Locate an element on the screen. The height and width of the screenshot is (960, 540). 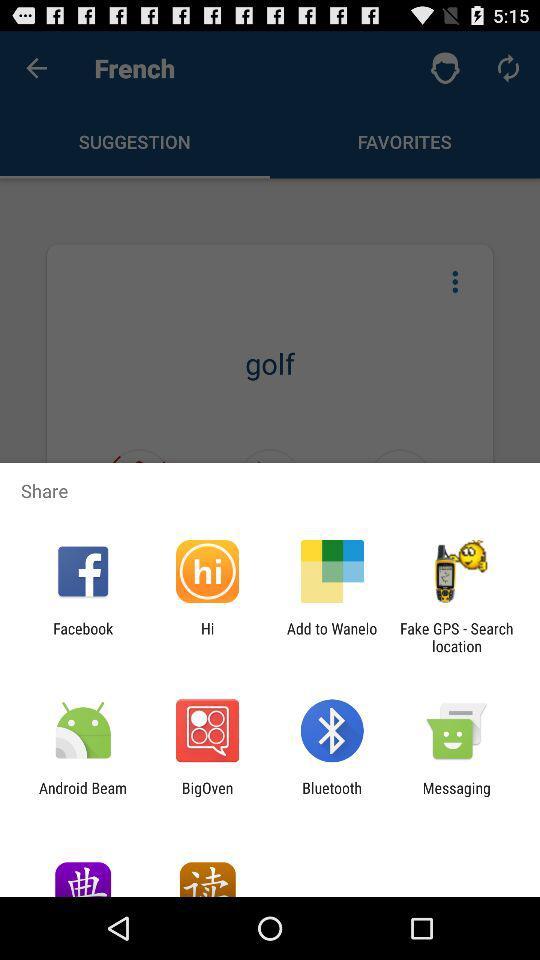
the app next to bigoven icon is located at coordinates (82, 796).